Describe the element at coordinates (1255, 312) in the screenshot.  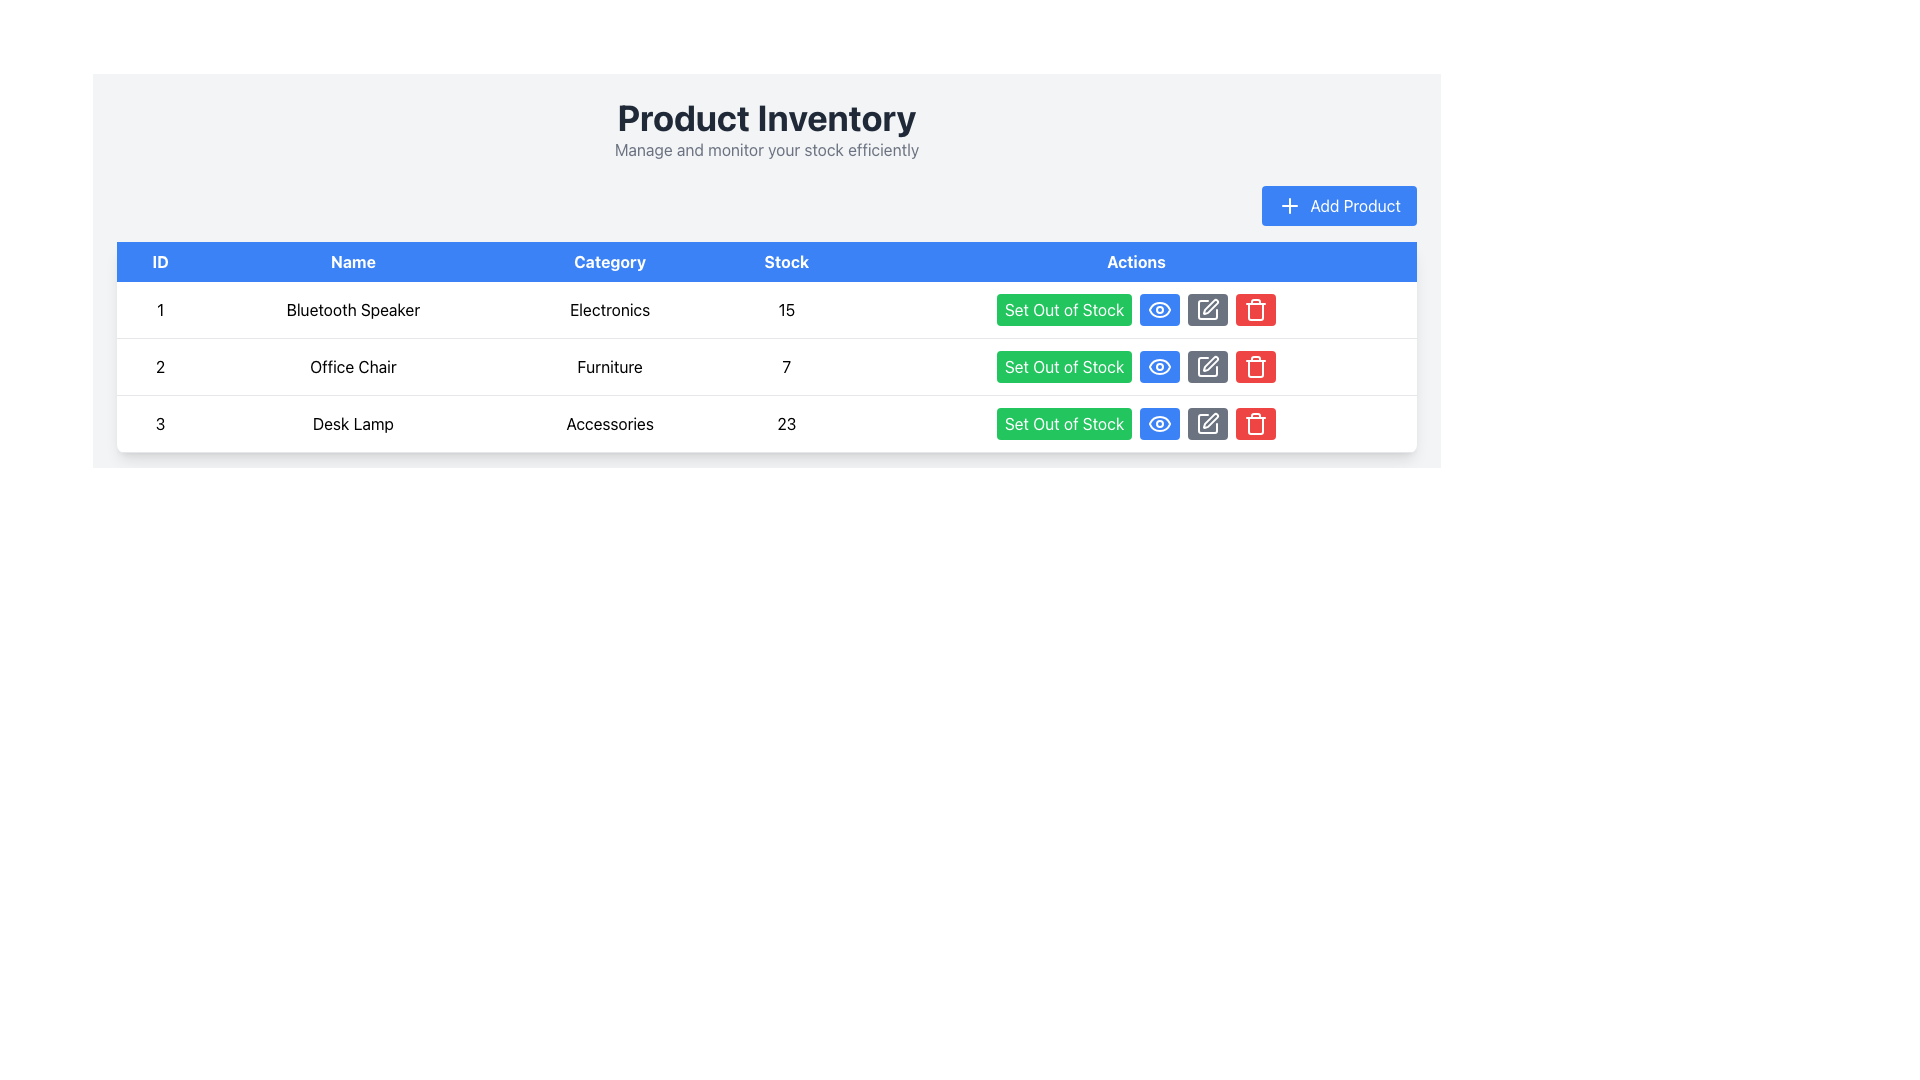
I see `the supportive design element of the trash bin icon located in the 'Actions' column of the last row of the table` at that location.